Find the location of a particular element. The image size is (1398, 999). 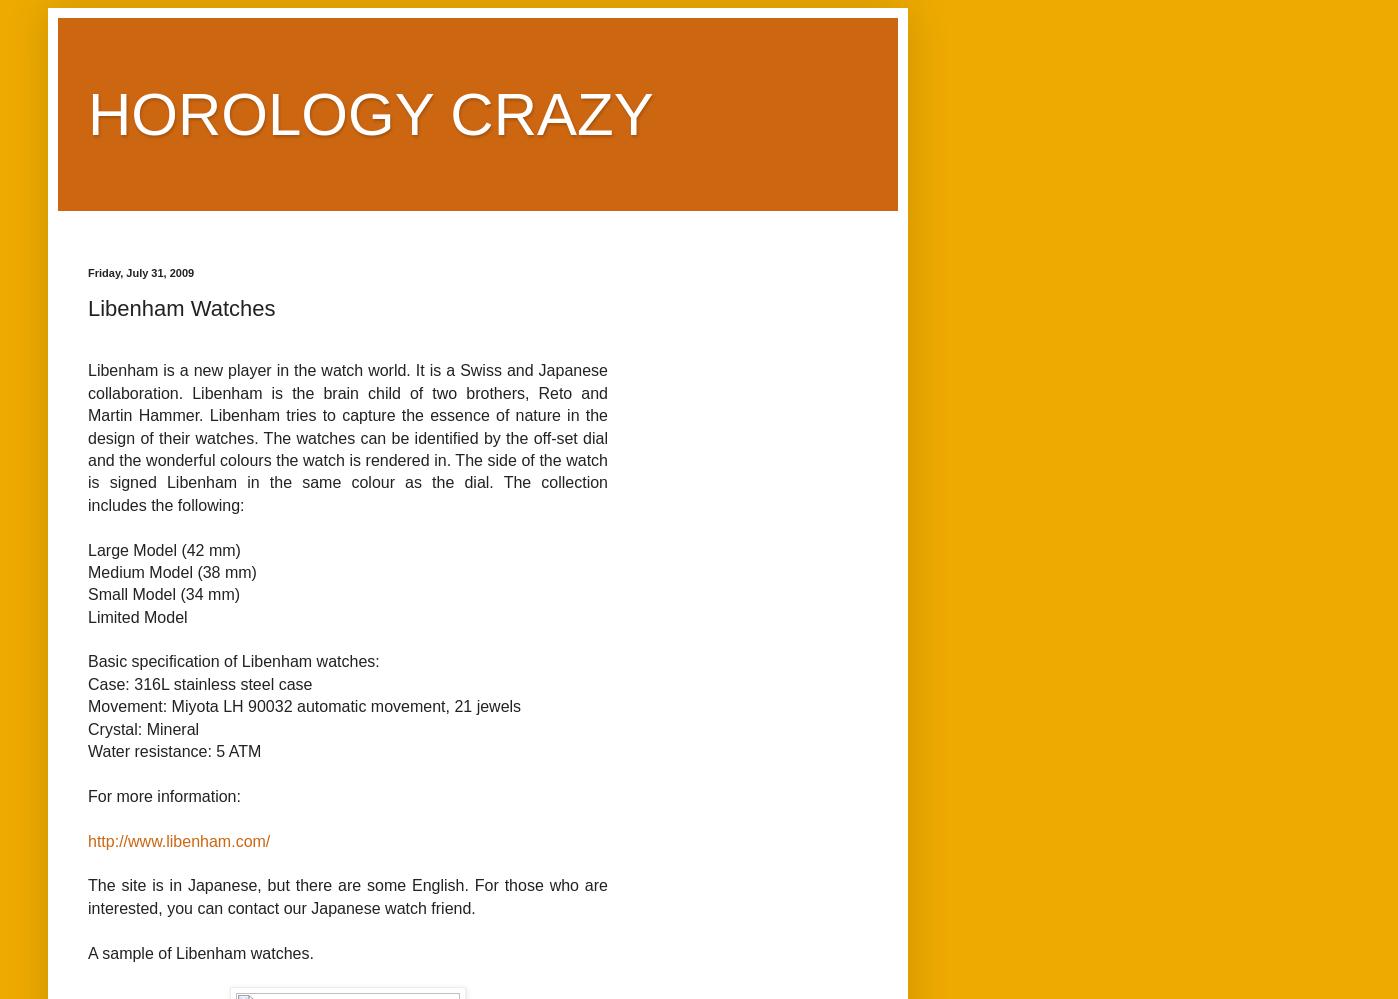

'Large Model (42 mm)' is located at coordinates (163, 548).